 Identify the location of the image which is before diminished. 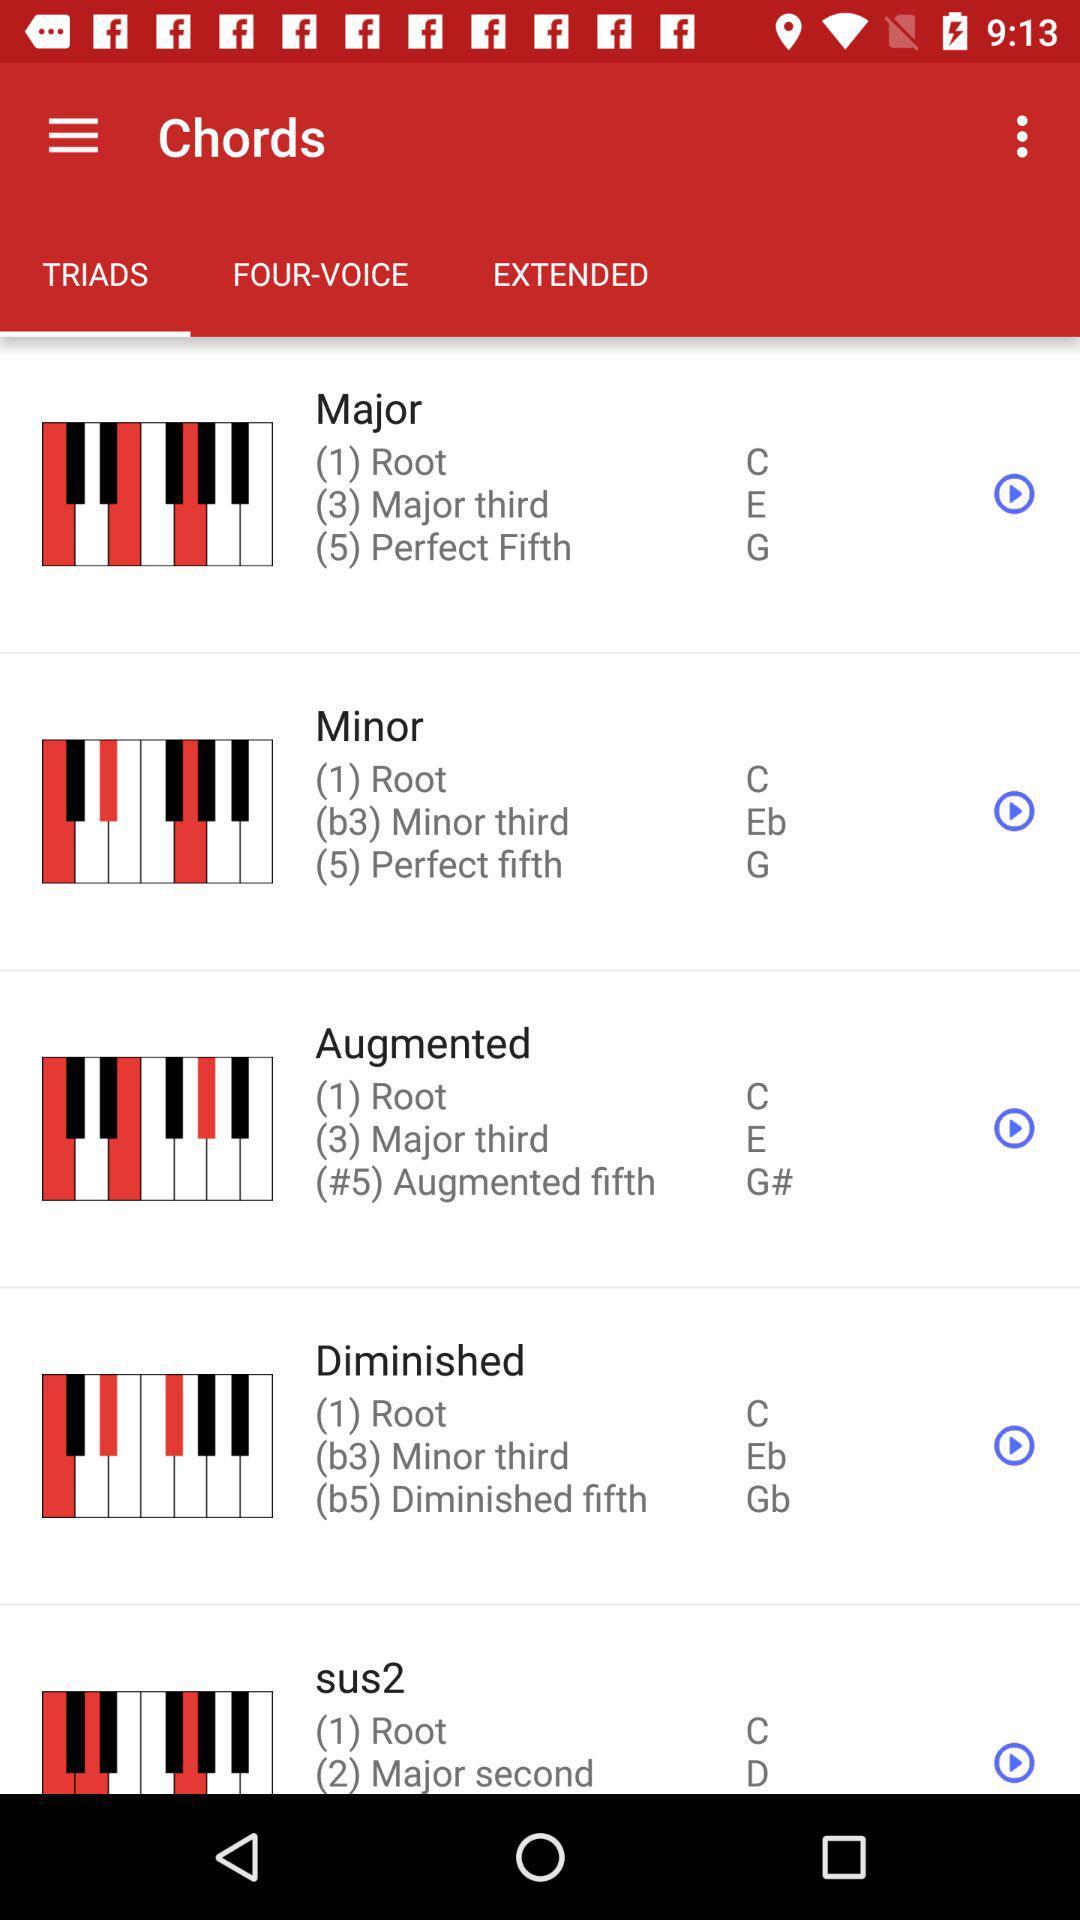
(156, 1446).